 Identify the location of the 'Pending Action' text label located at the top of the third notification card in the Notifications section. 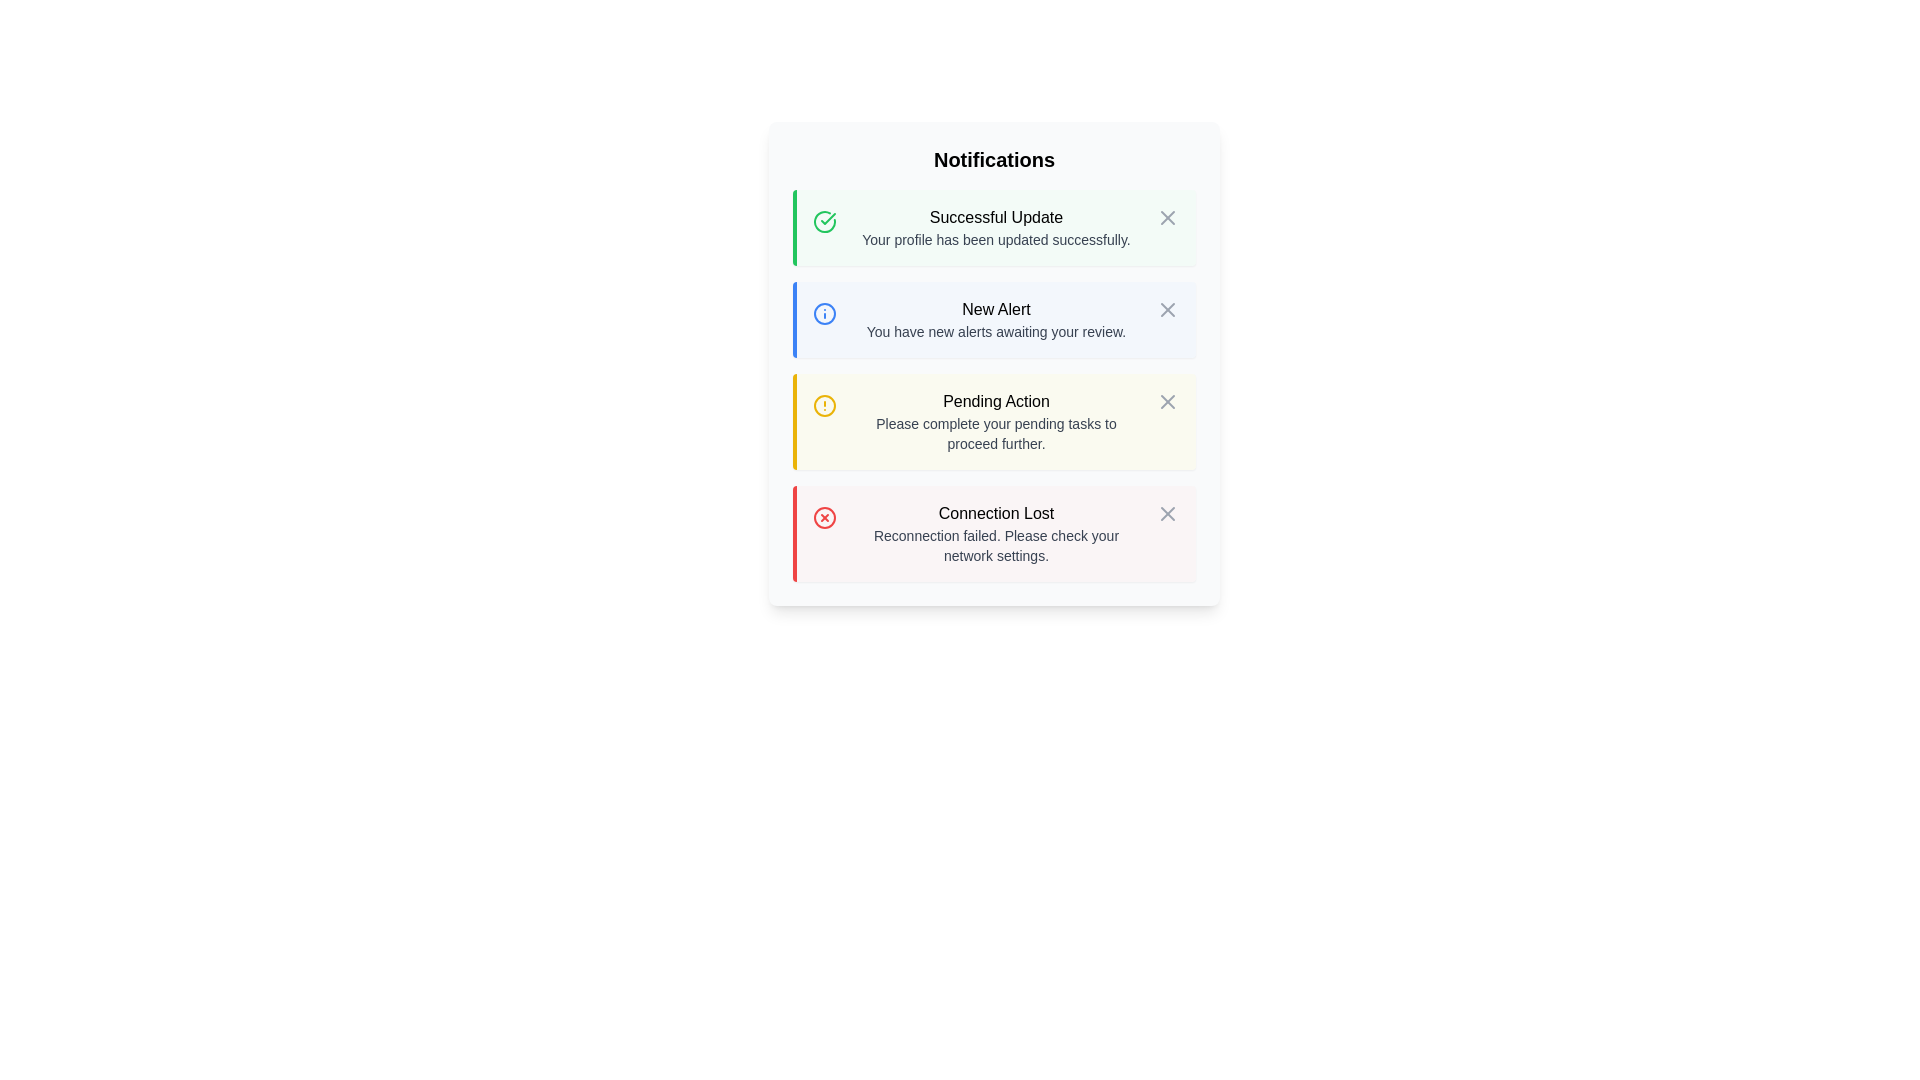
(996, 401).